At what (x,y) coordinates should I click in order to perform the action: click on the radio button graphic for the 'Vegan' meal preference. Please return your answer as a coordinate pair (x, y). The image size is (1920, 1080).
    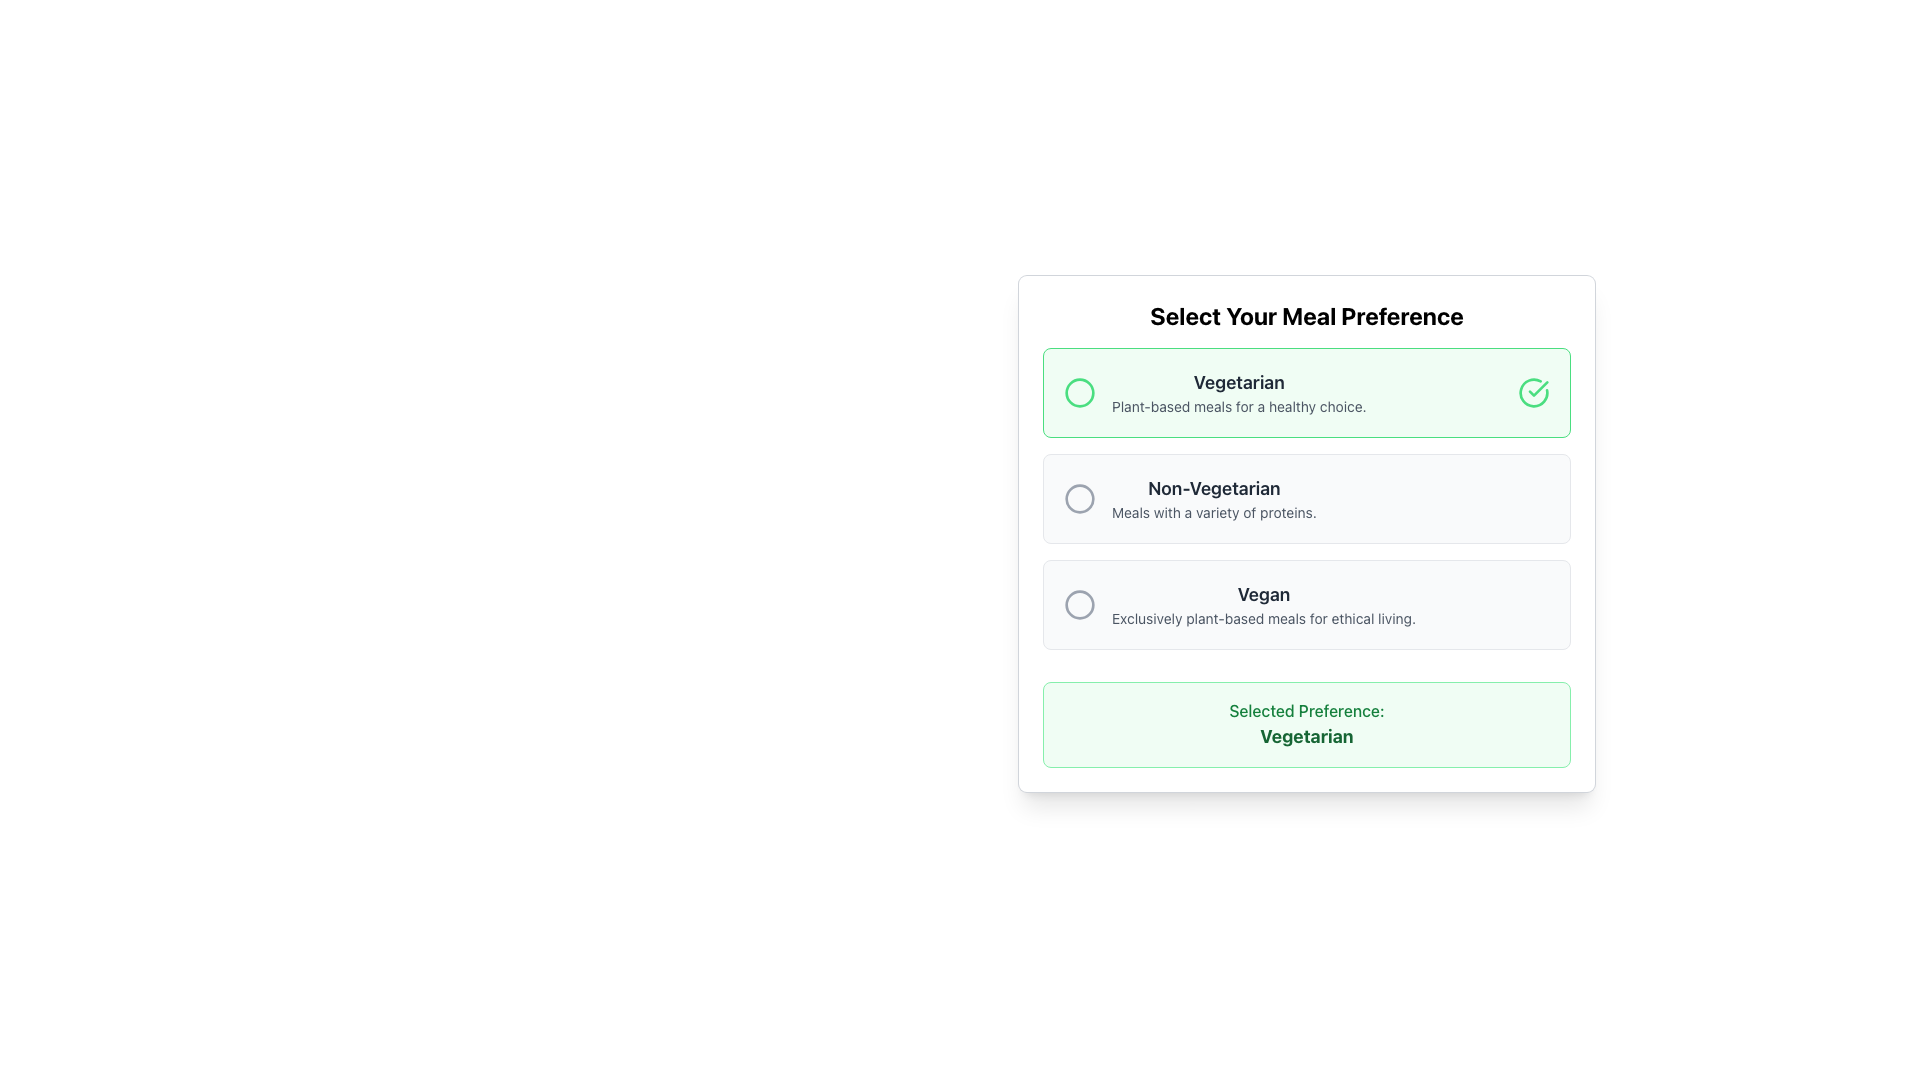
    Looking at the image, I should click on (1079, 604).